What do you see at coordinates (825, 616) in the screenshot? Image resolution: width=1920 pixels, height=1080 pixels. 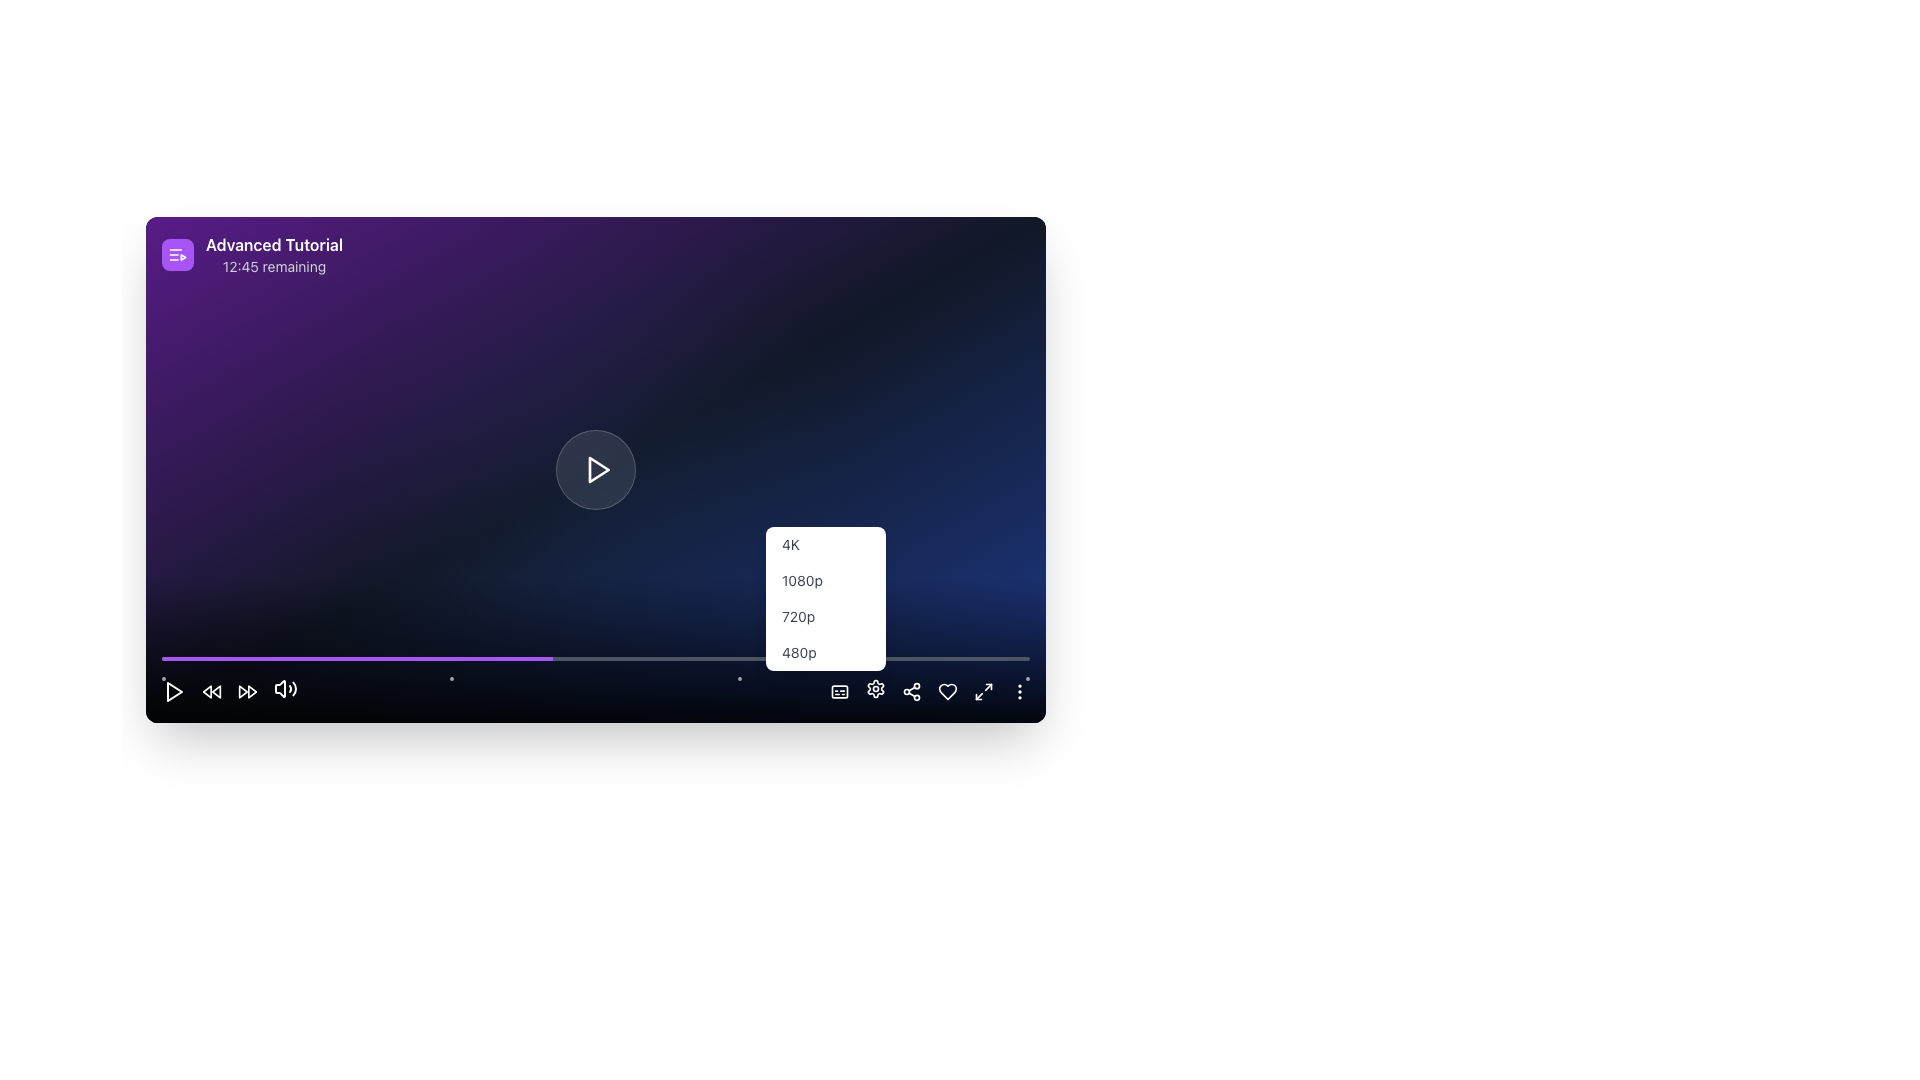 I see `the 720p resolution option in the dropdown menu for visual feedback` at bounding box center [825, 616].